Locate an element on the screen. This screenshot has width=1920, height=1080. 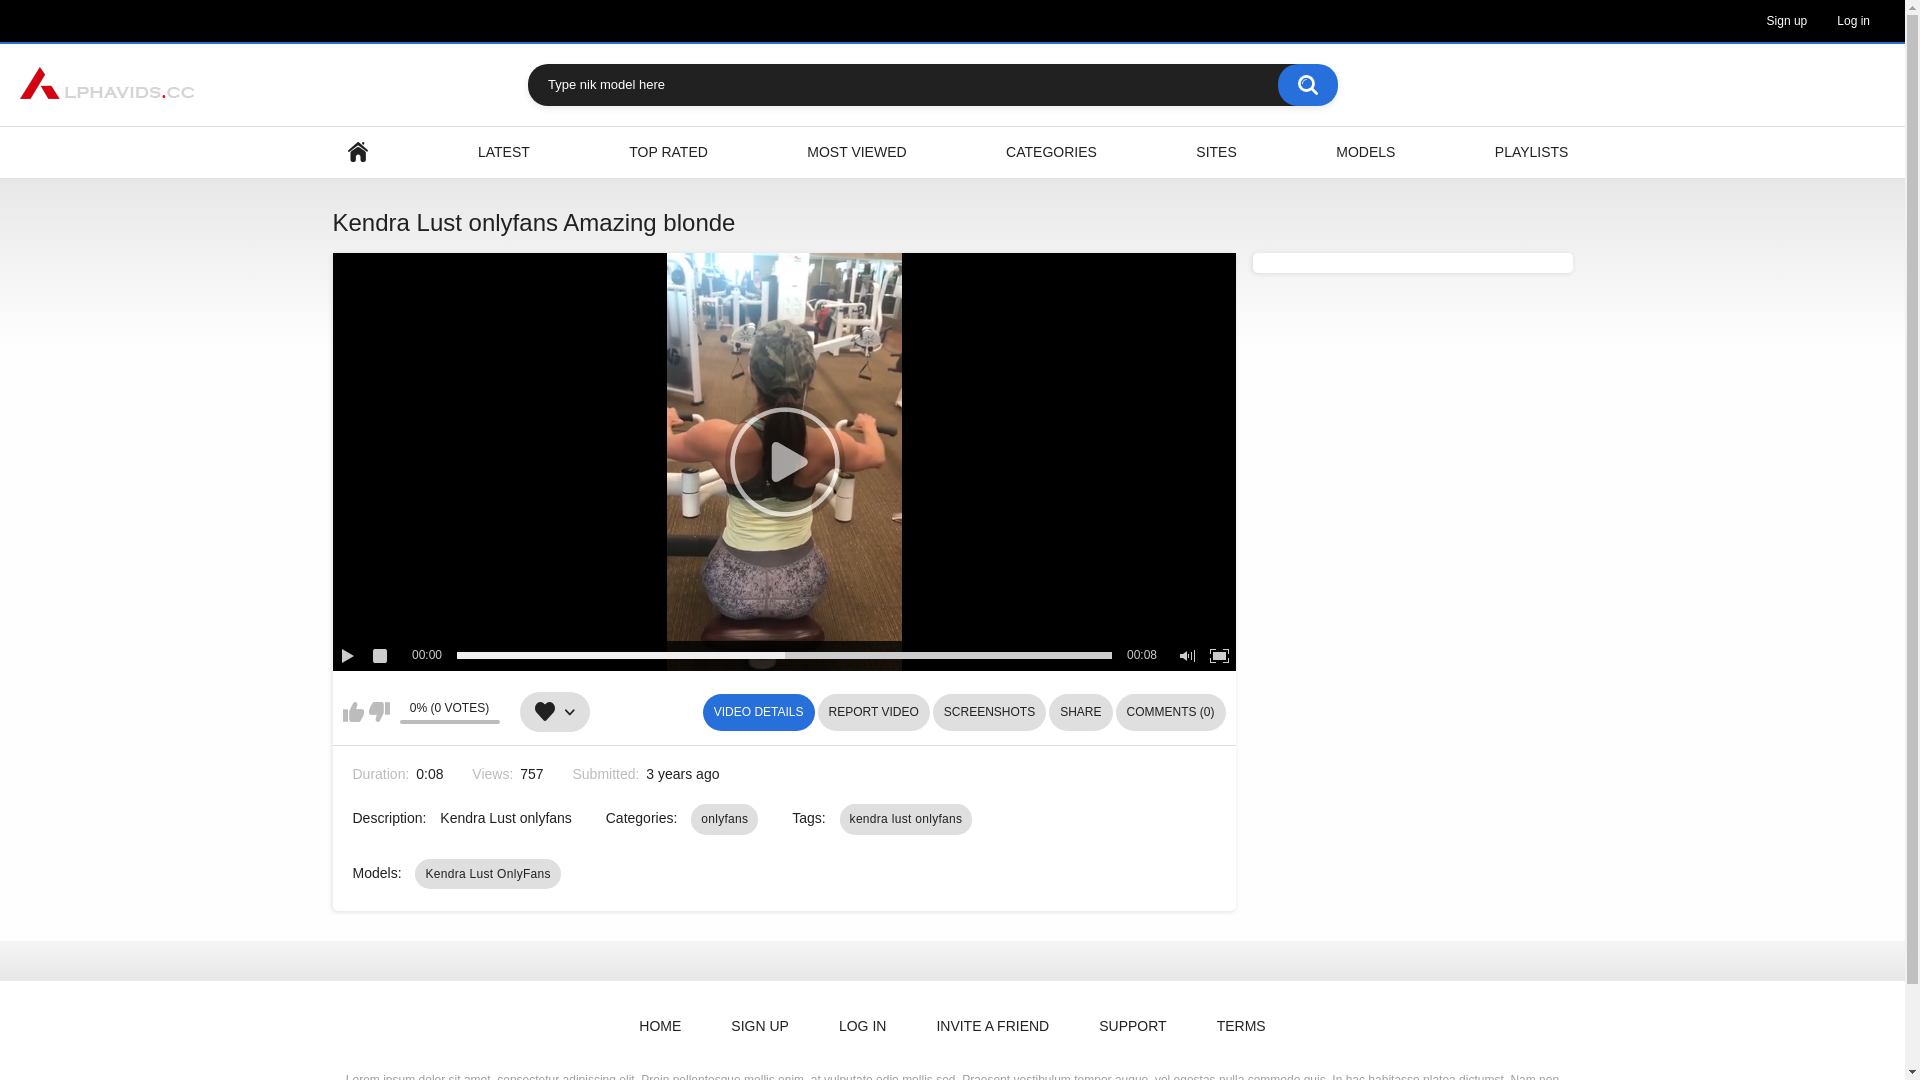
'COMMENTS (0)' is located at coordinates (1171, 711).